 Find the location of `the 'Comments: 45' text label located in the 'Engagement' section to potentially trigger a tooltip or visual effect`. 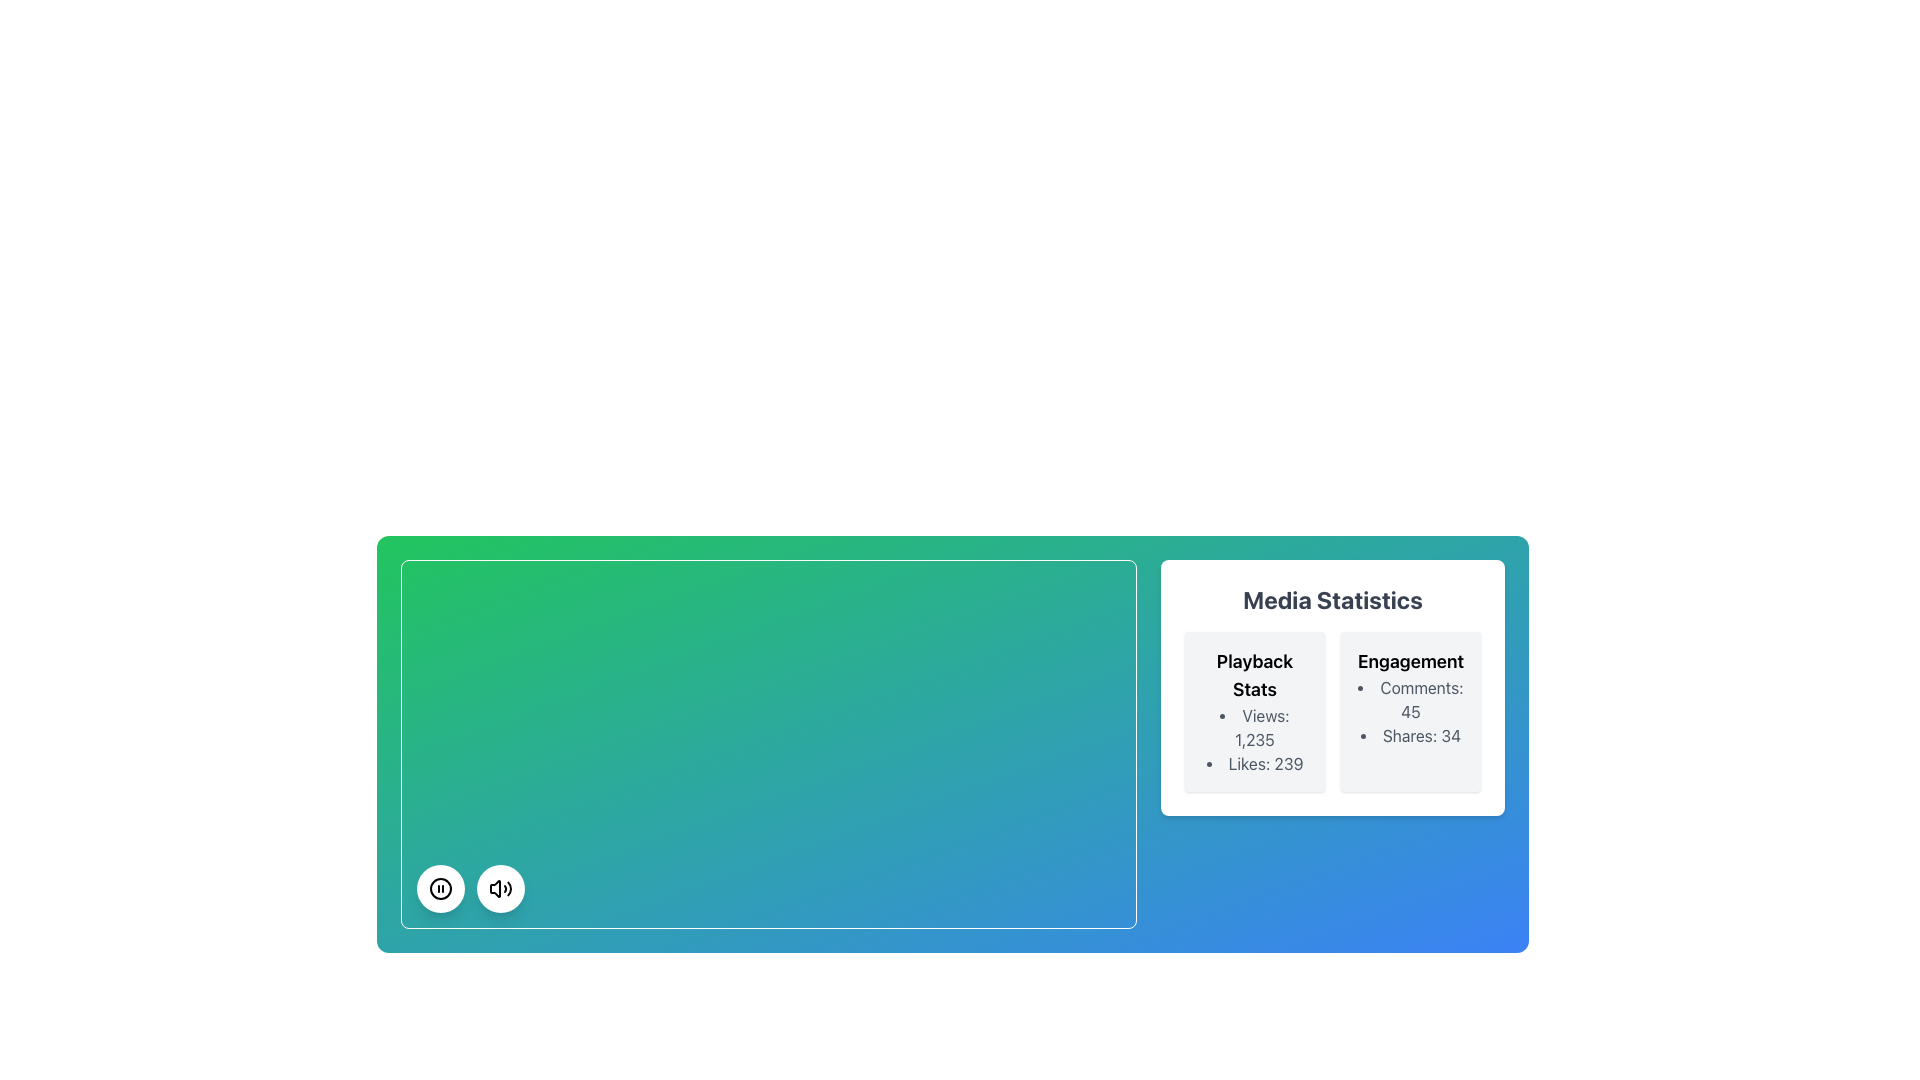

the 'Comments: 45' text label located in the 'Engagement' section to potentially trigger a tooltip or visual effect is located at coordinates (1410, 698).